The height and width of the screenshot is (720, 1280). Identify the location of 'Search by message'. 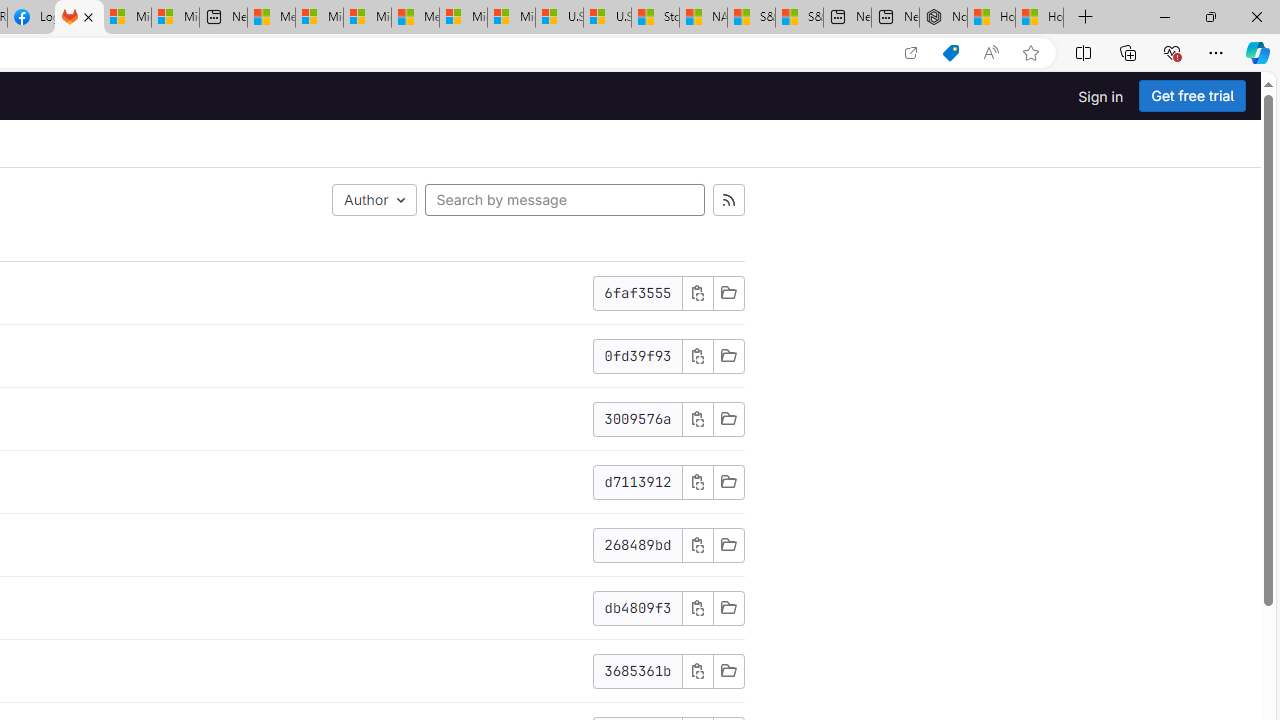
(563, 200).